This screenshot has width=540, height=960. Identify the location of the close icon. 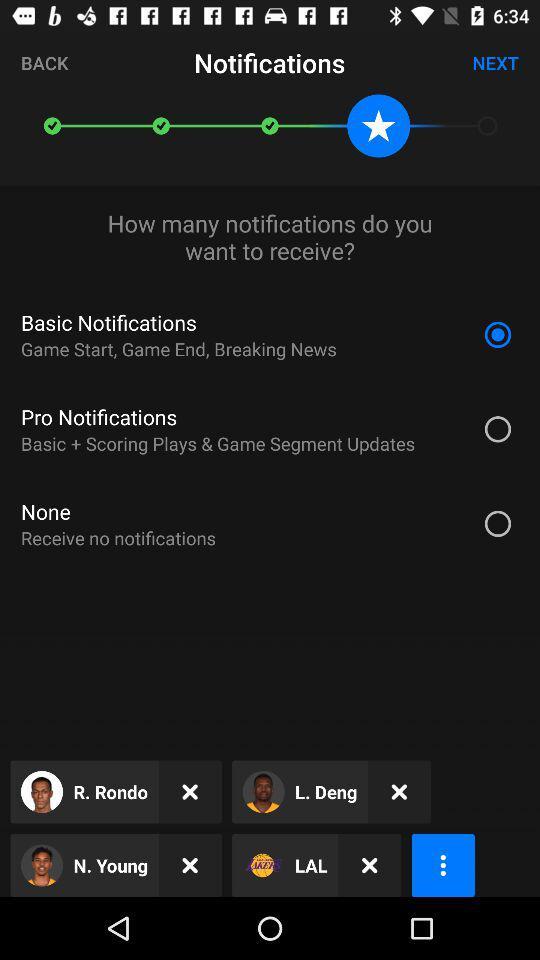
(190, 792).